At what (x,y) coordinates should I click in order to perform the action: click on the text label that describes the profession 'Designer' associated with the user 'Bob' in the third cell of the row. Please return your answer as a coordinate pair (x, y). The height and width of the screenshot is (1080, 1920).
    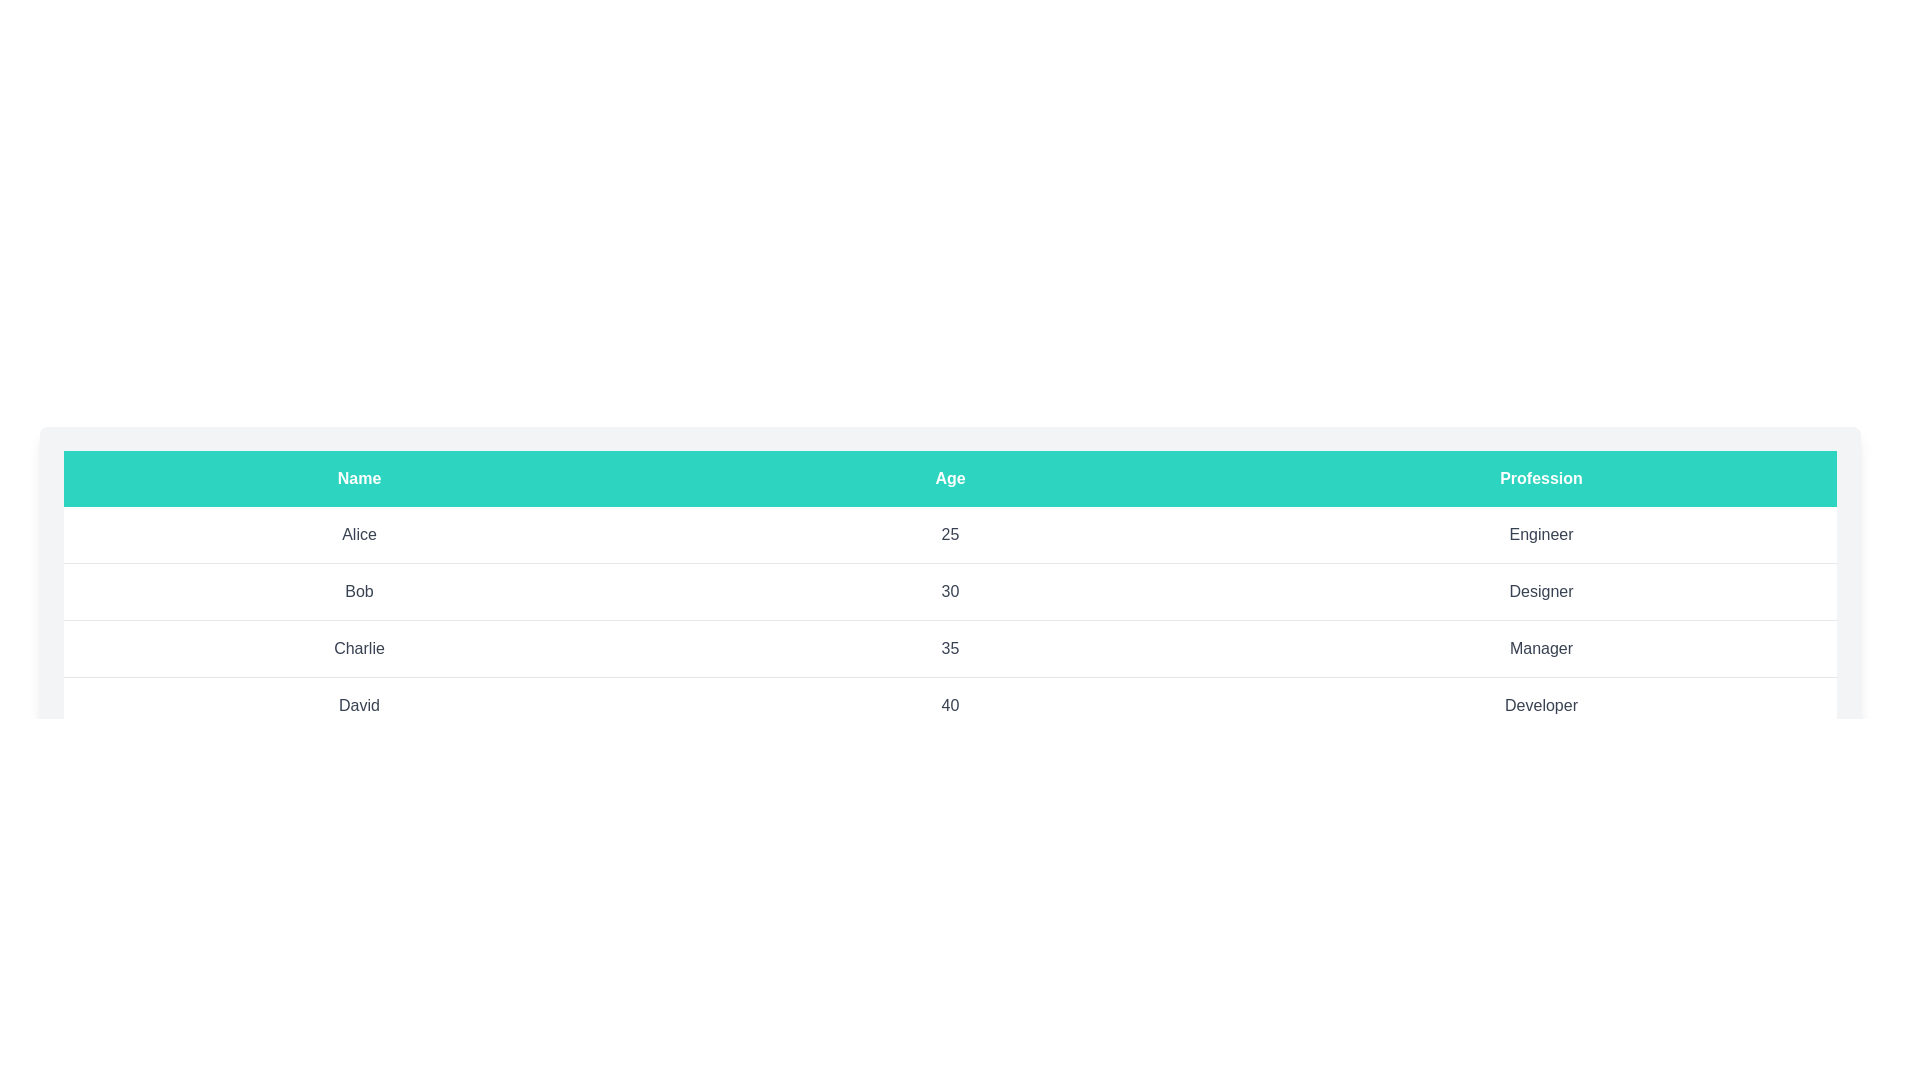
    Looking at the image, I should click on (1540, 590).